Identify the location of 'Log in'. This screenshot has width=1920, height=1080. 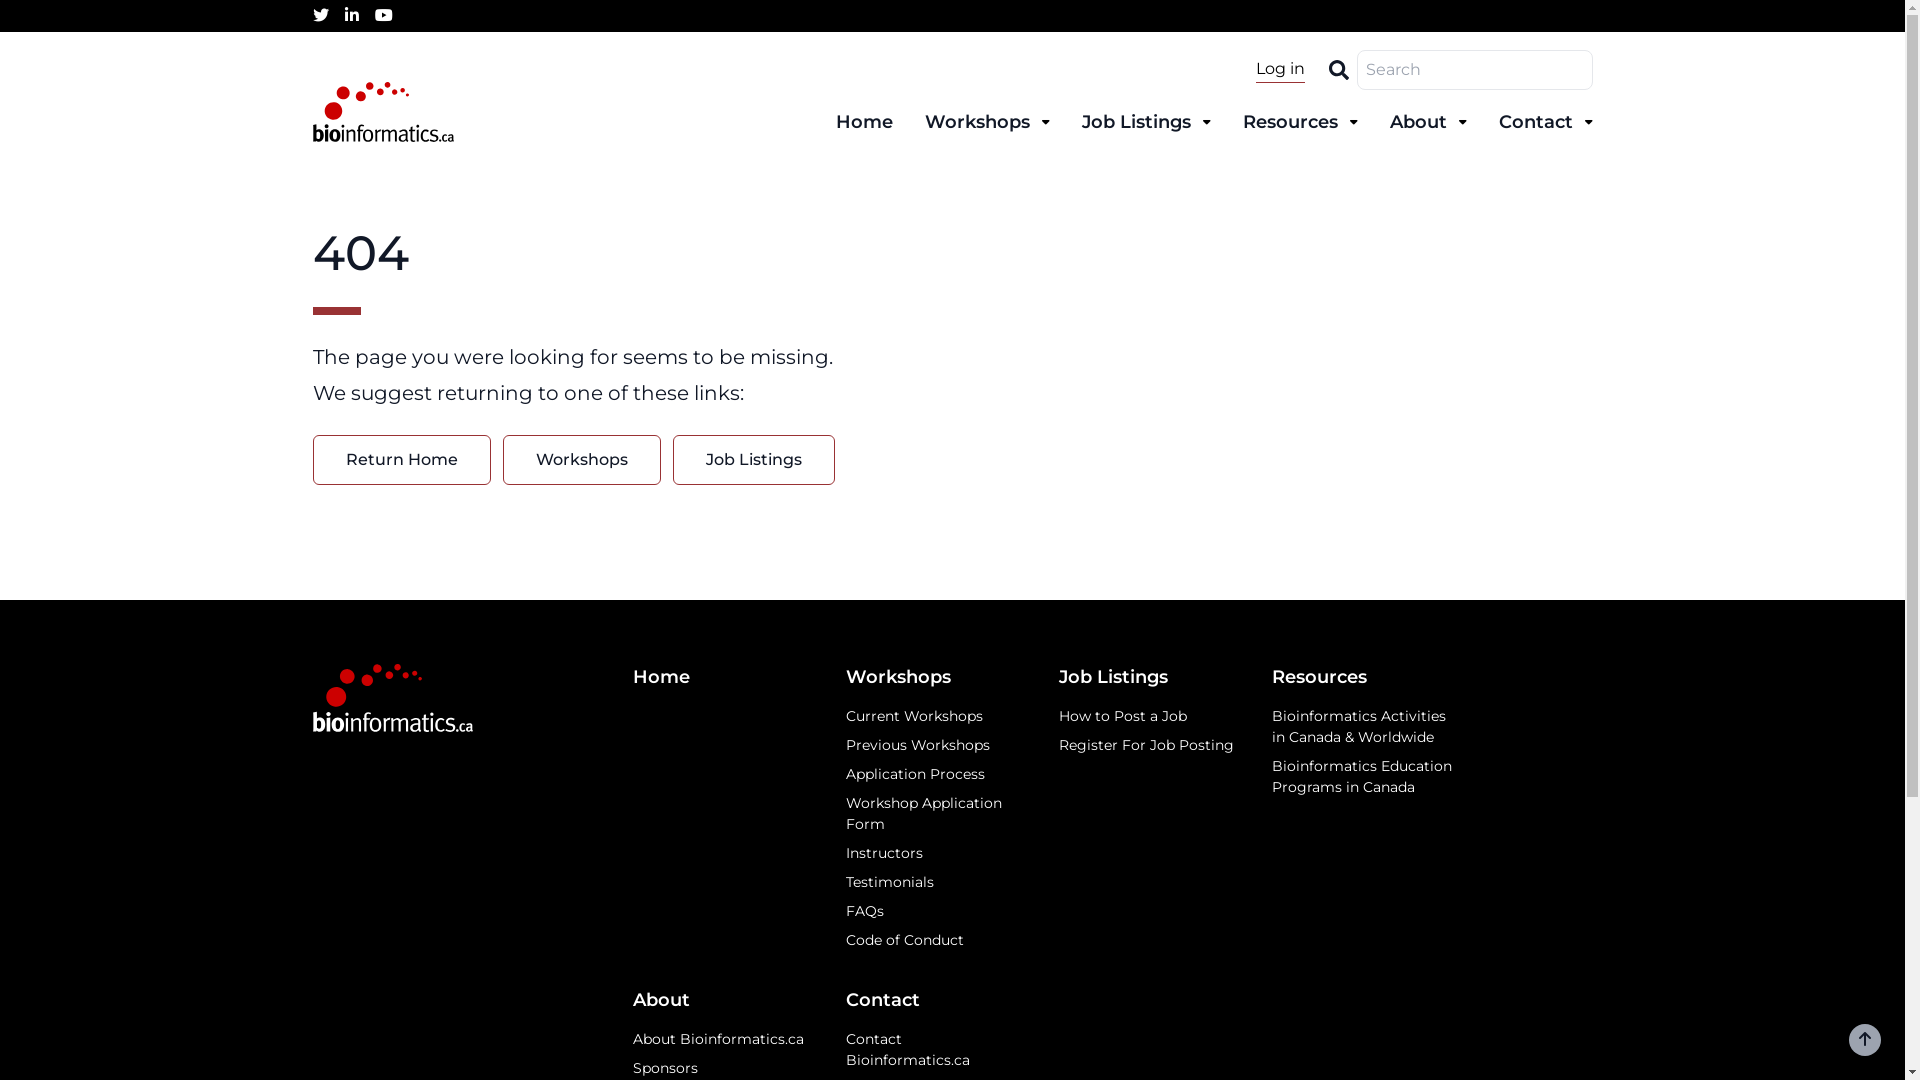
(1280, 68).